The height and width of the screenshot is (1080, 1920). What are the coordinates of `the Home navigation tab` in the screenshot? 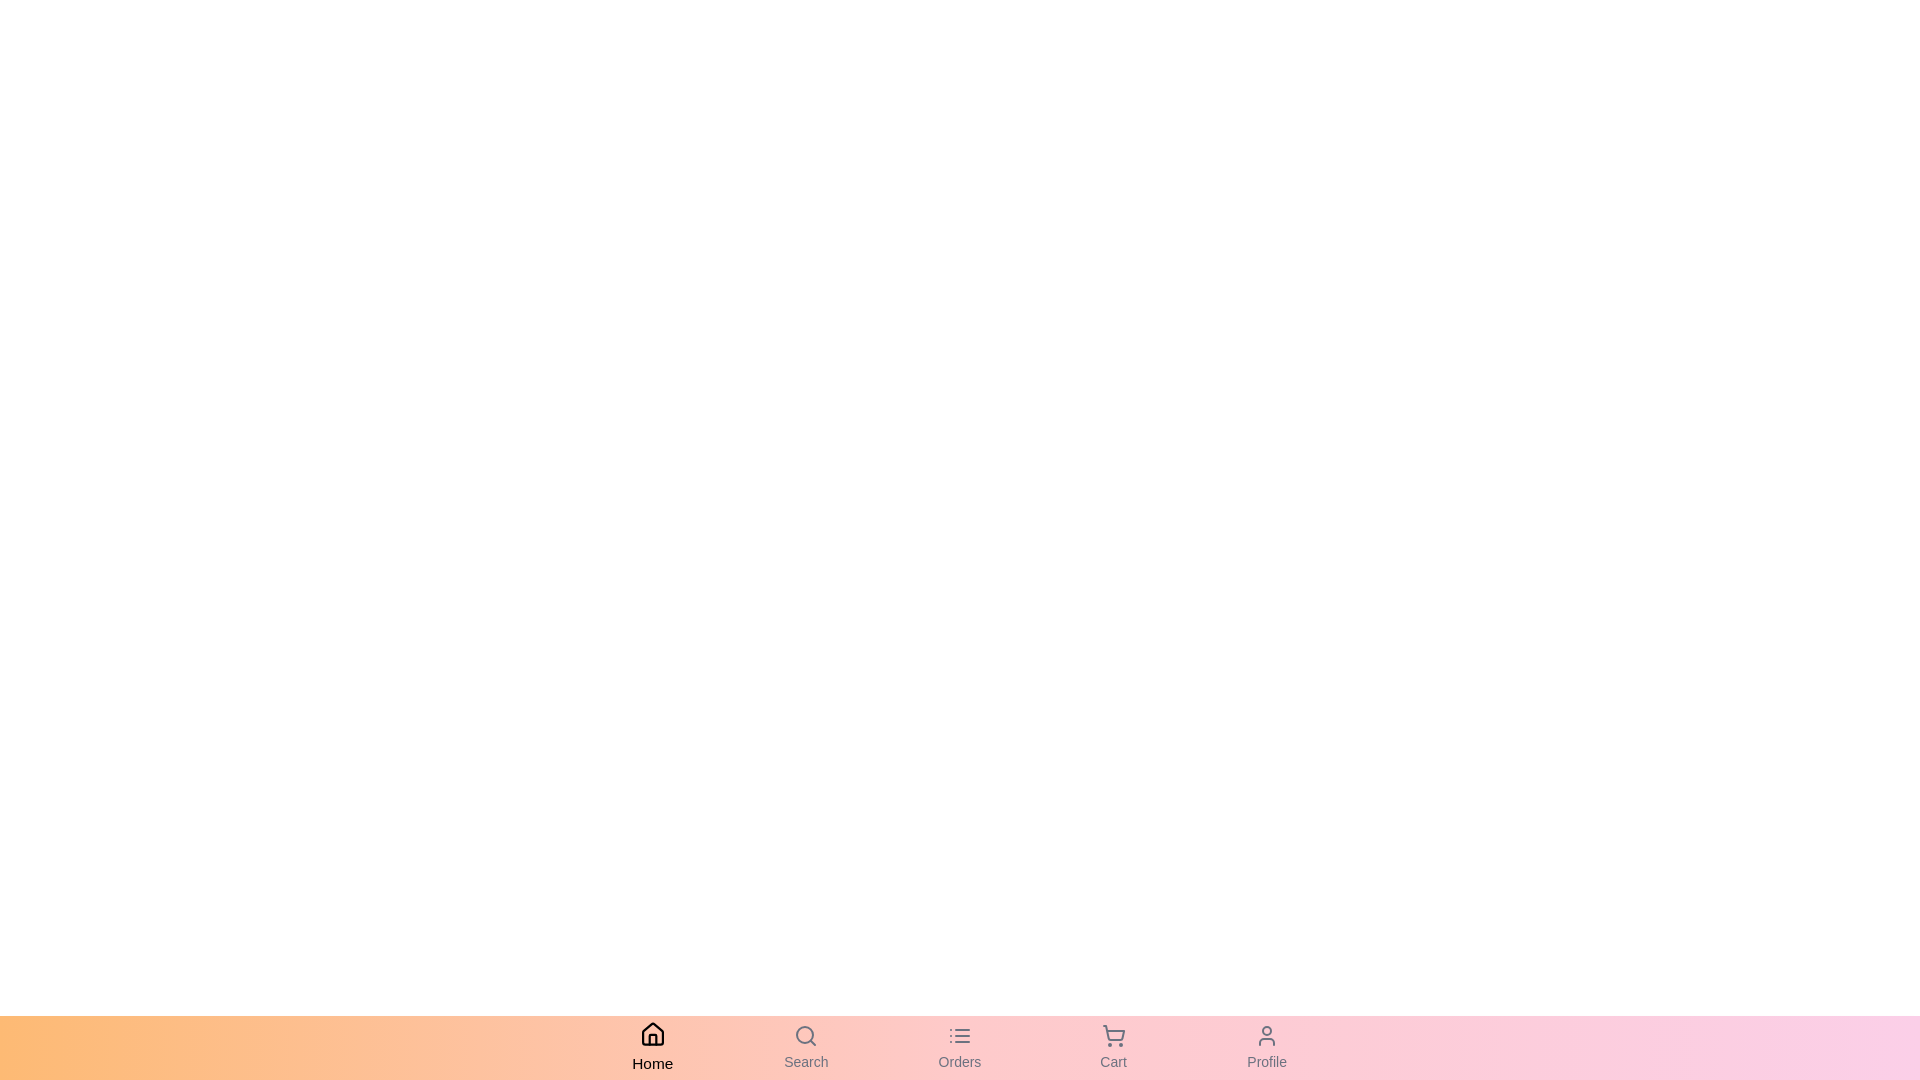 It's located at (652, 1047).